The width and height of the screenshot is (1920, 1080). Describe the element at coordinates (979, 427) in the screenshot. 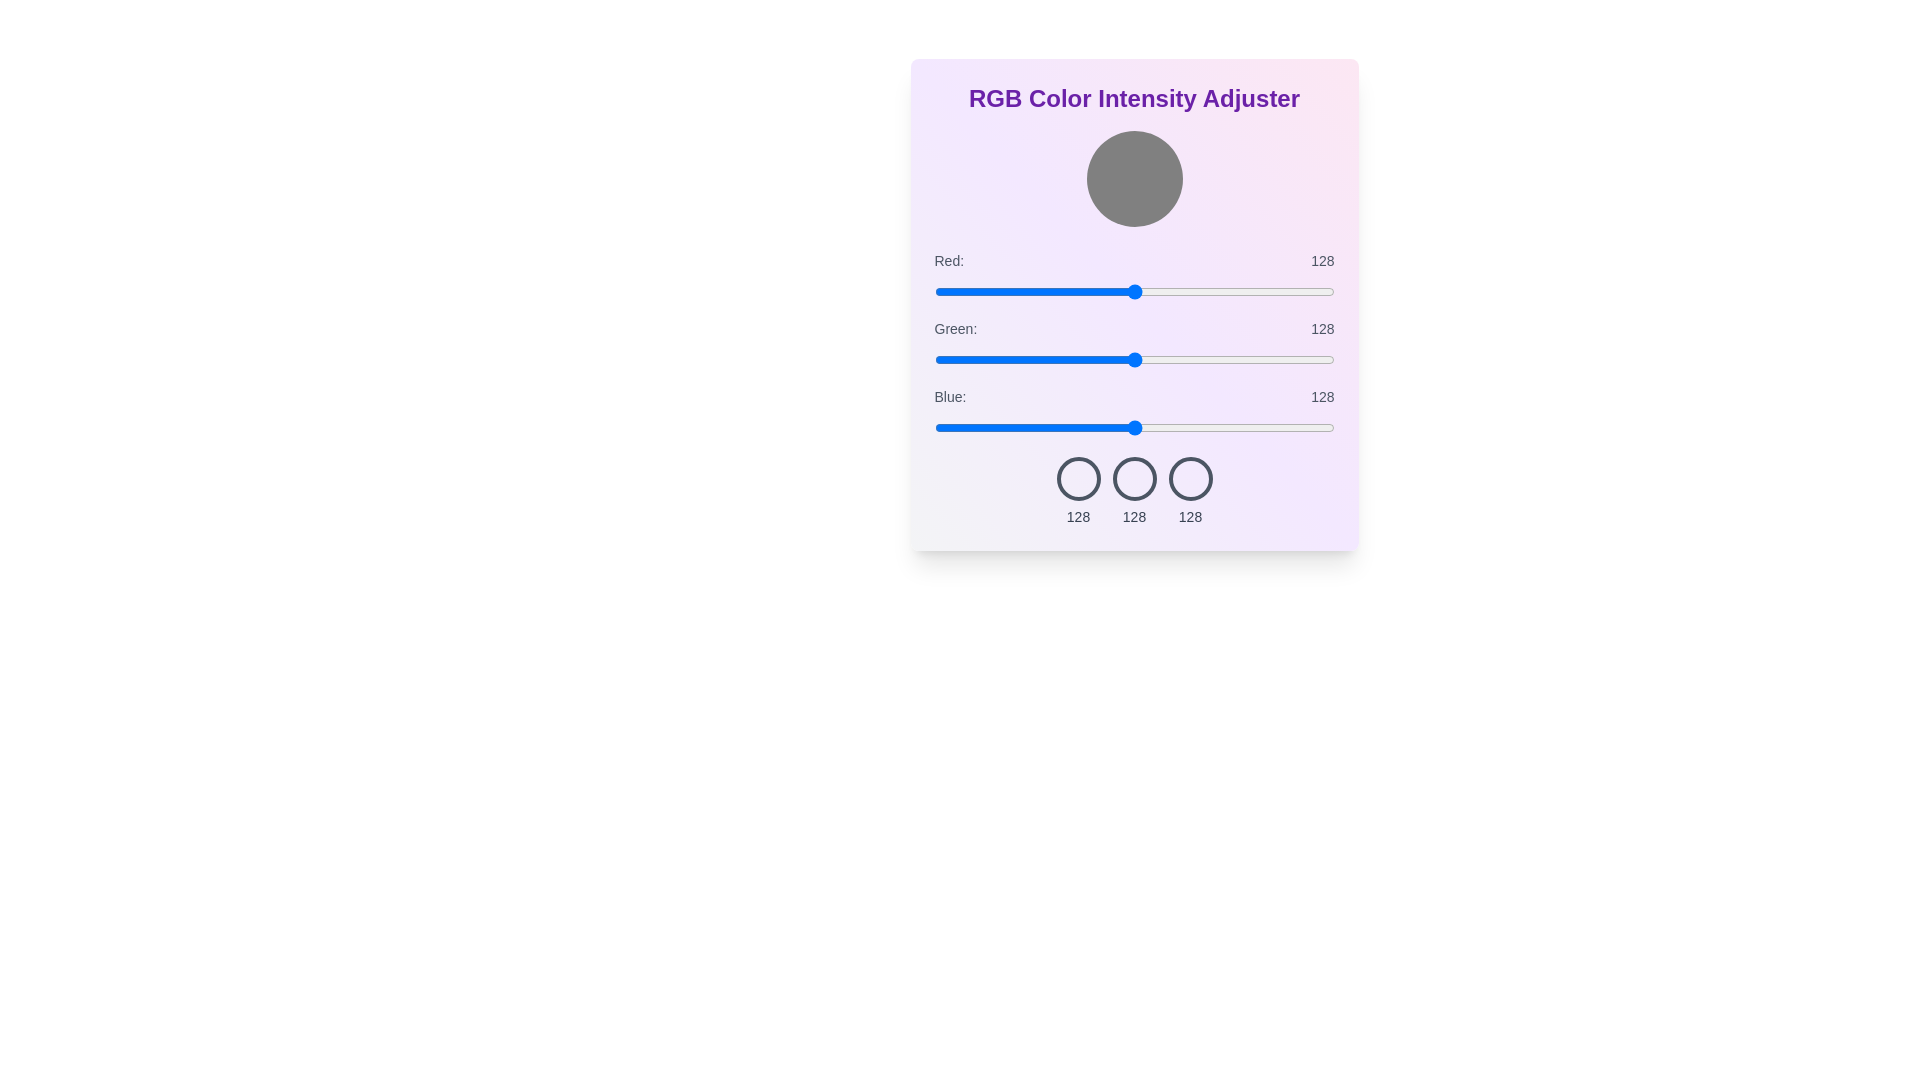

I see `the blue slider to 29` at that location.